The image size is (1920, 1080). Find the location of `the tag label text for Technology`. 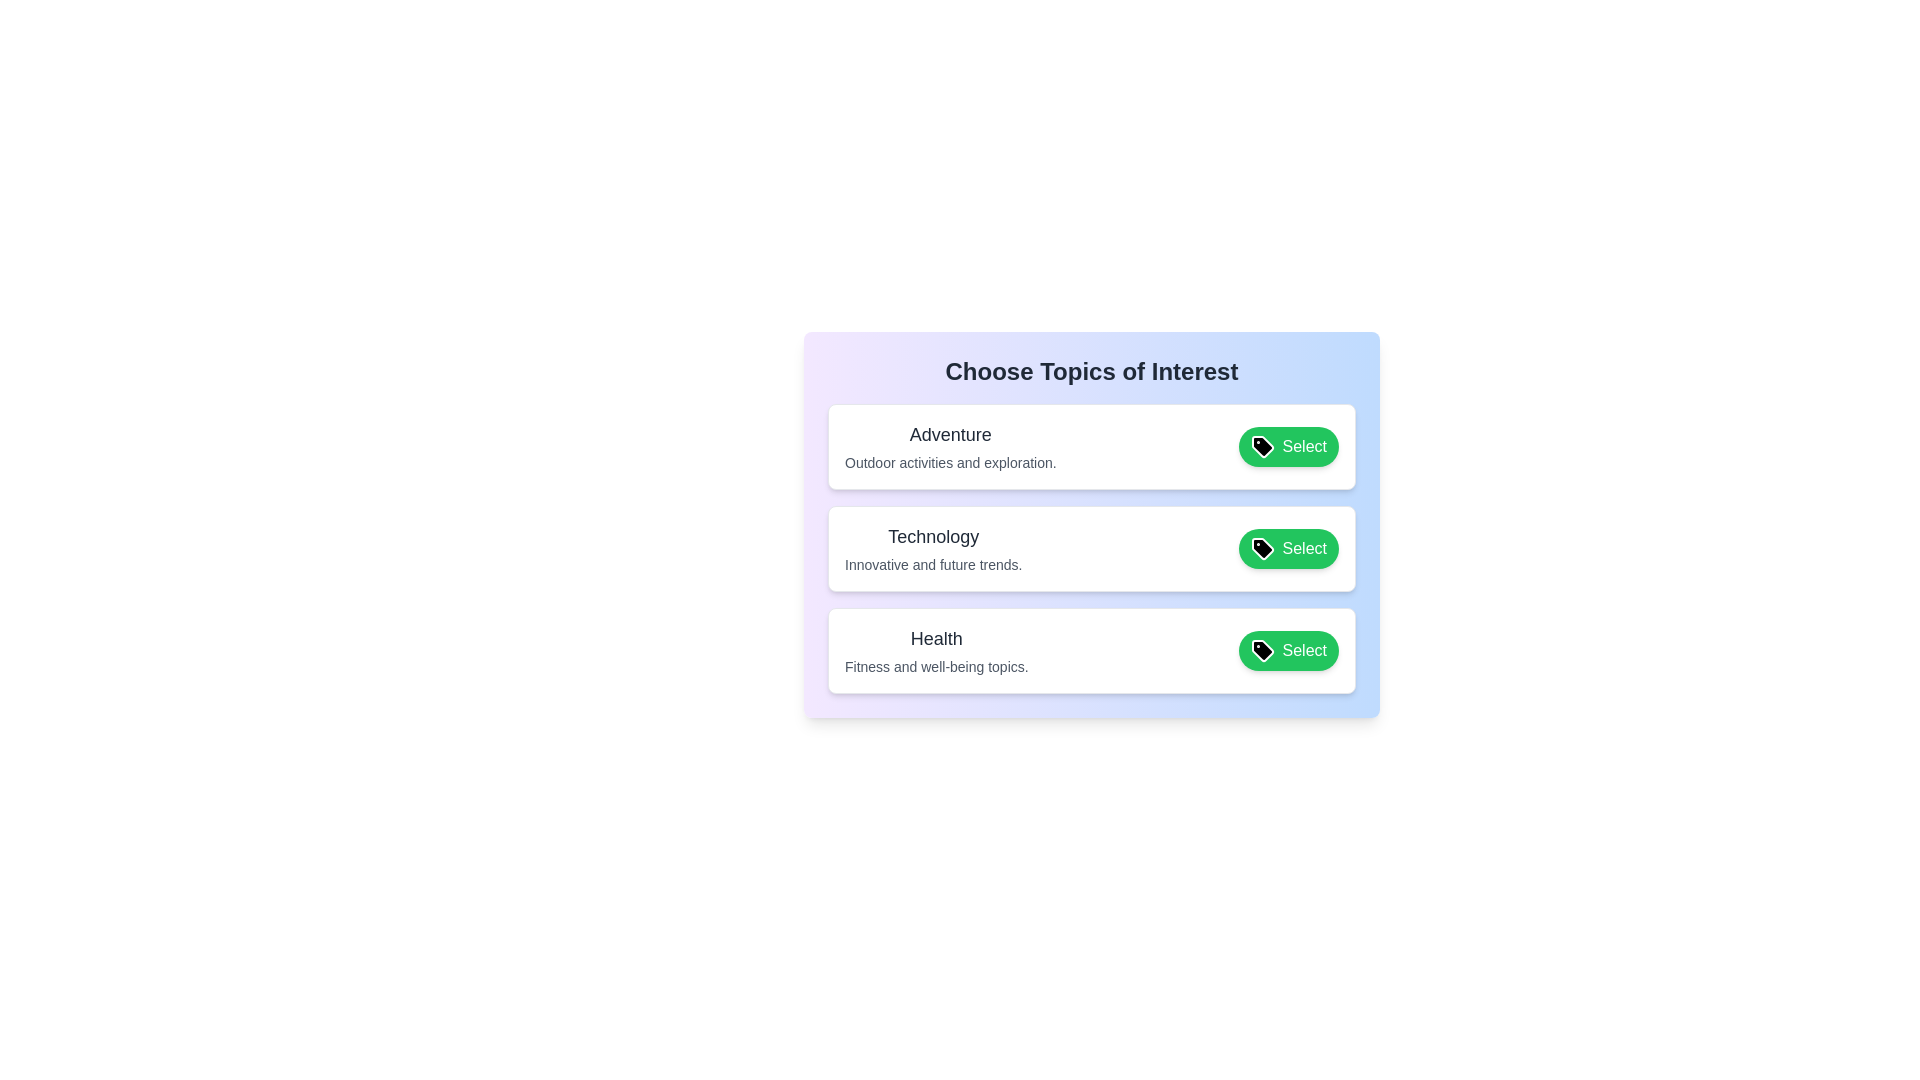

the tag label text for Technology is located at coordinates (932, 535).